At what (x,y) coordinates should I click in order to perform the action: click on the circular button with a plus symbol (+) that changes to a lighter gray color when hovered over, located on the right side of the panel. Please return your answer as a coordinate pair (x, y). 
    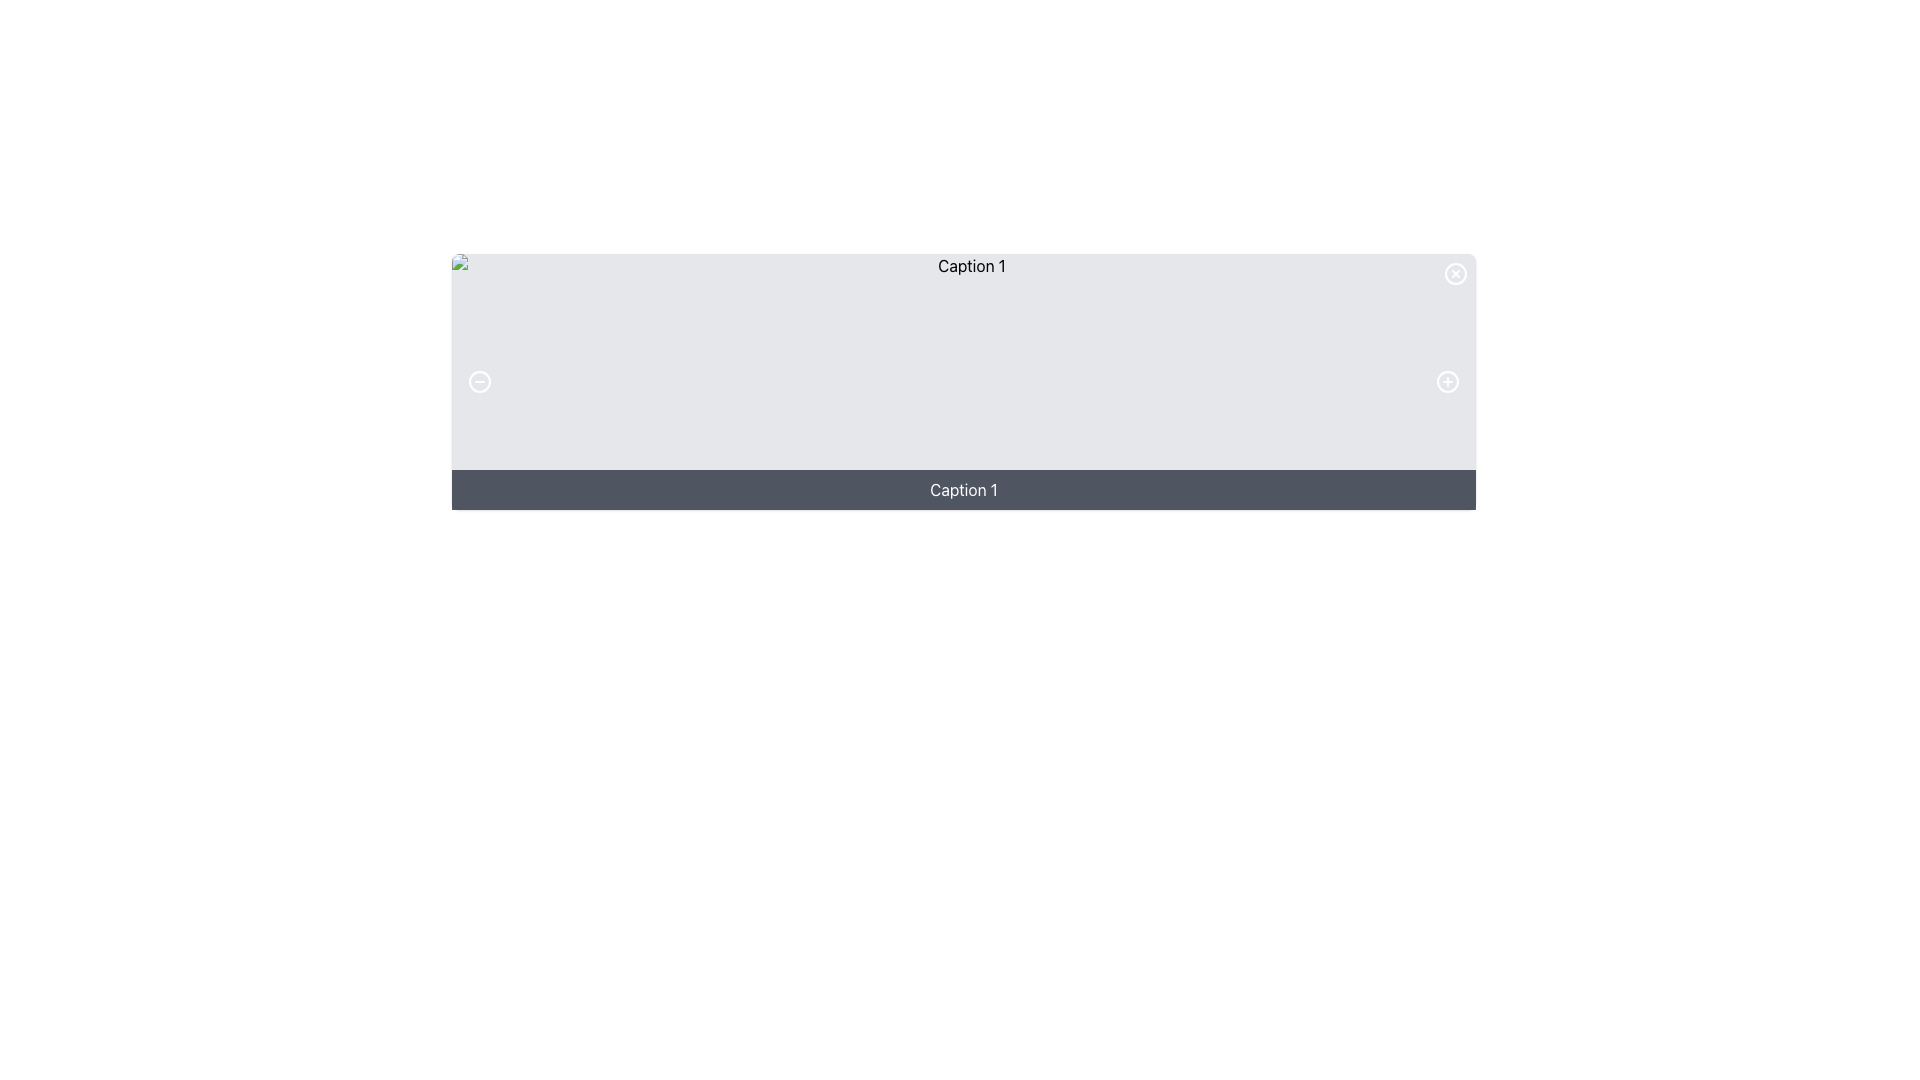
    Looking at the image, I should click on (1448, 381).